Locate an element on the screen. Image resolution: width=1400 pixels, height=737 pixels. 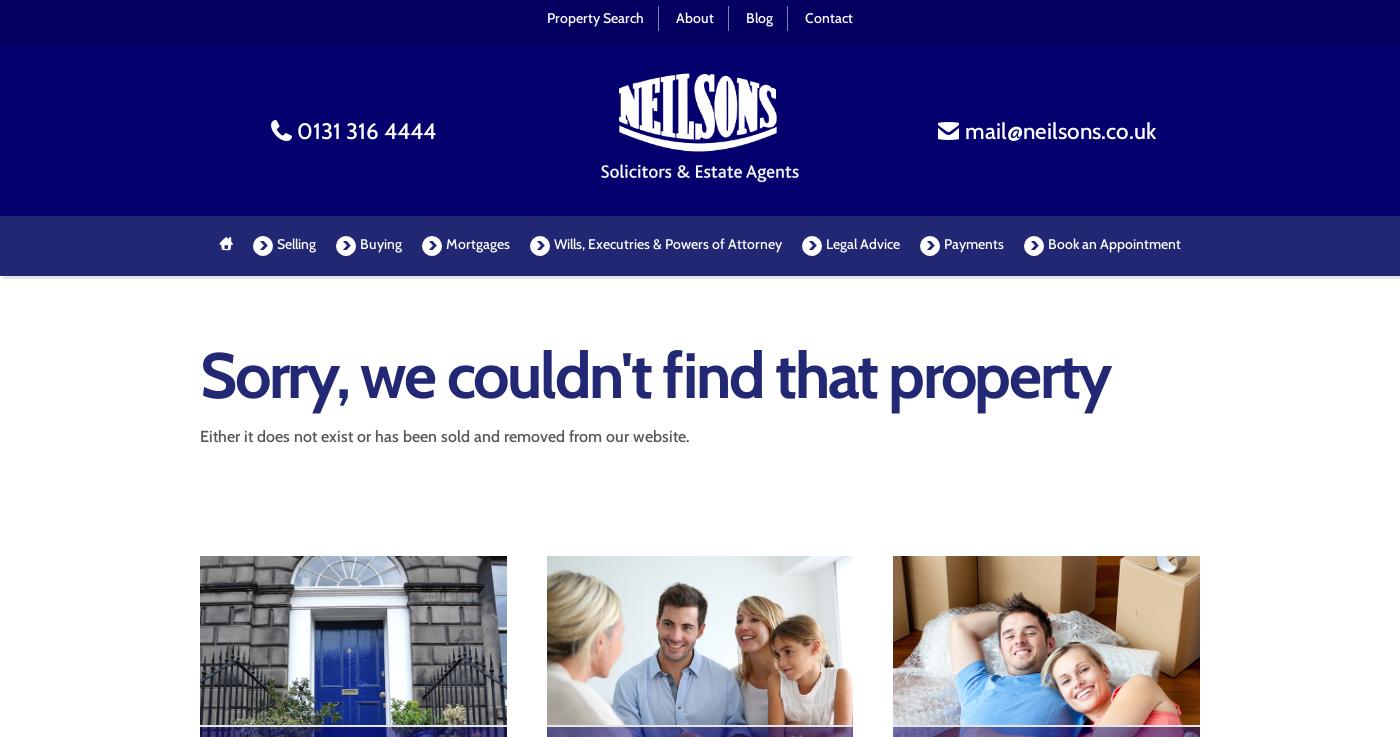
'Property Search' is located at coordinates (595, 16).